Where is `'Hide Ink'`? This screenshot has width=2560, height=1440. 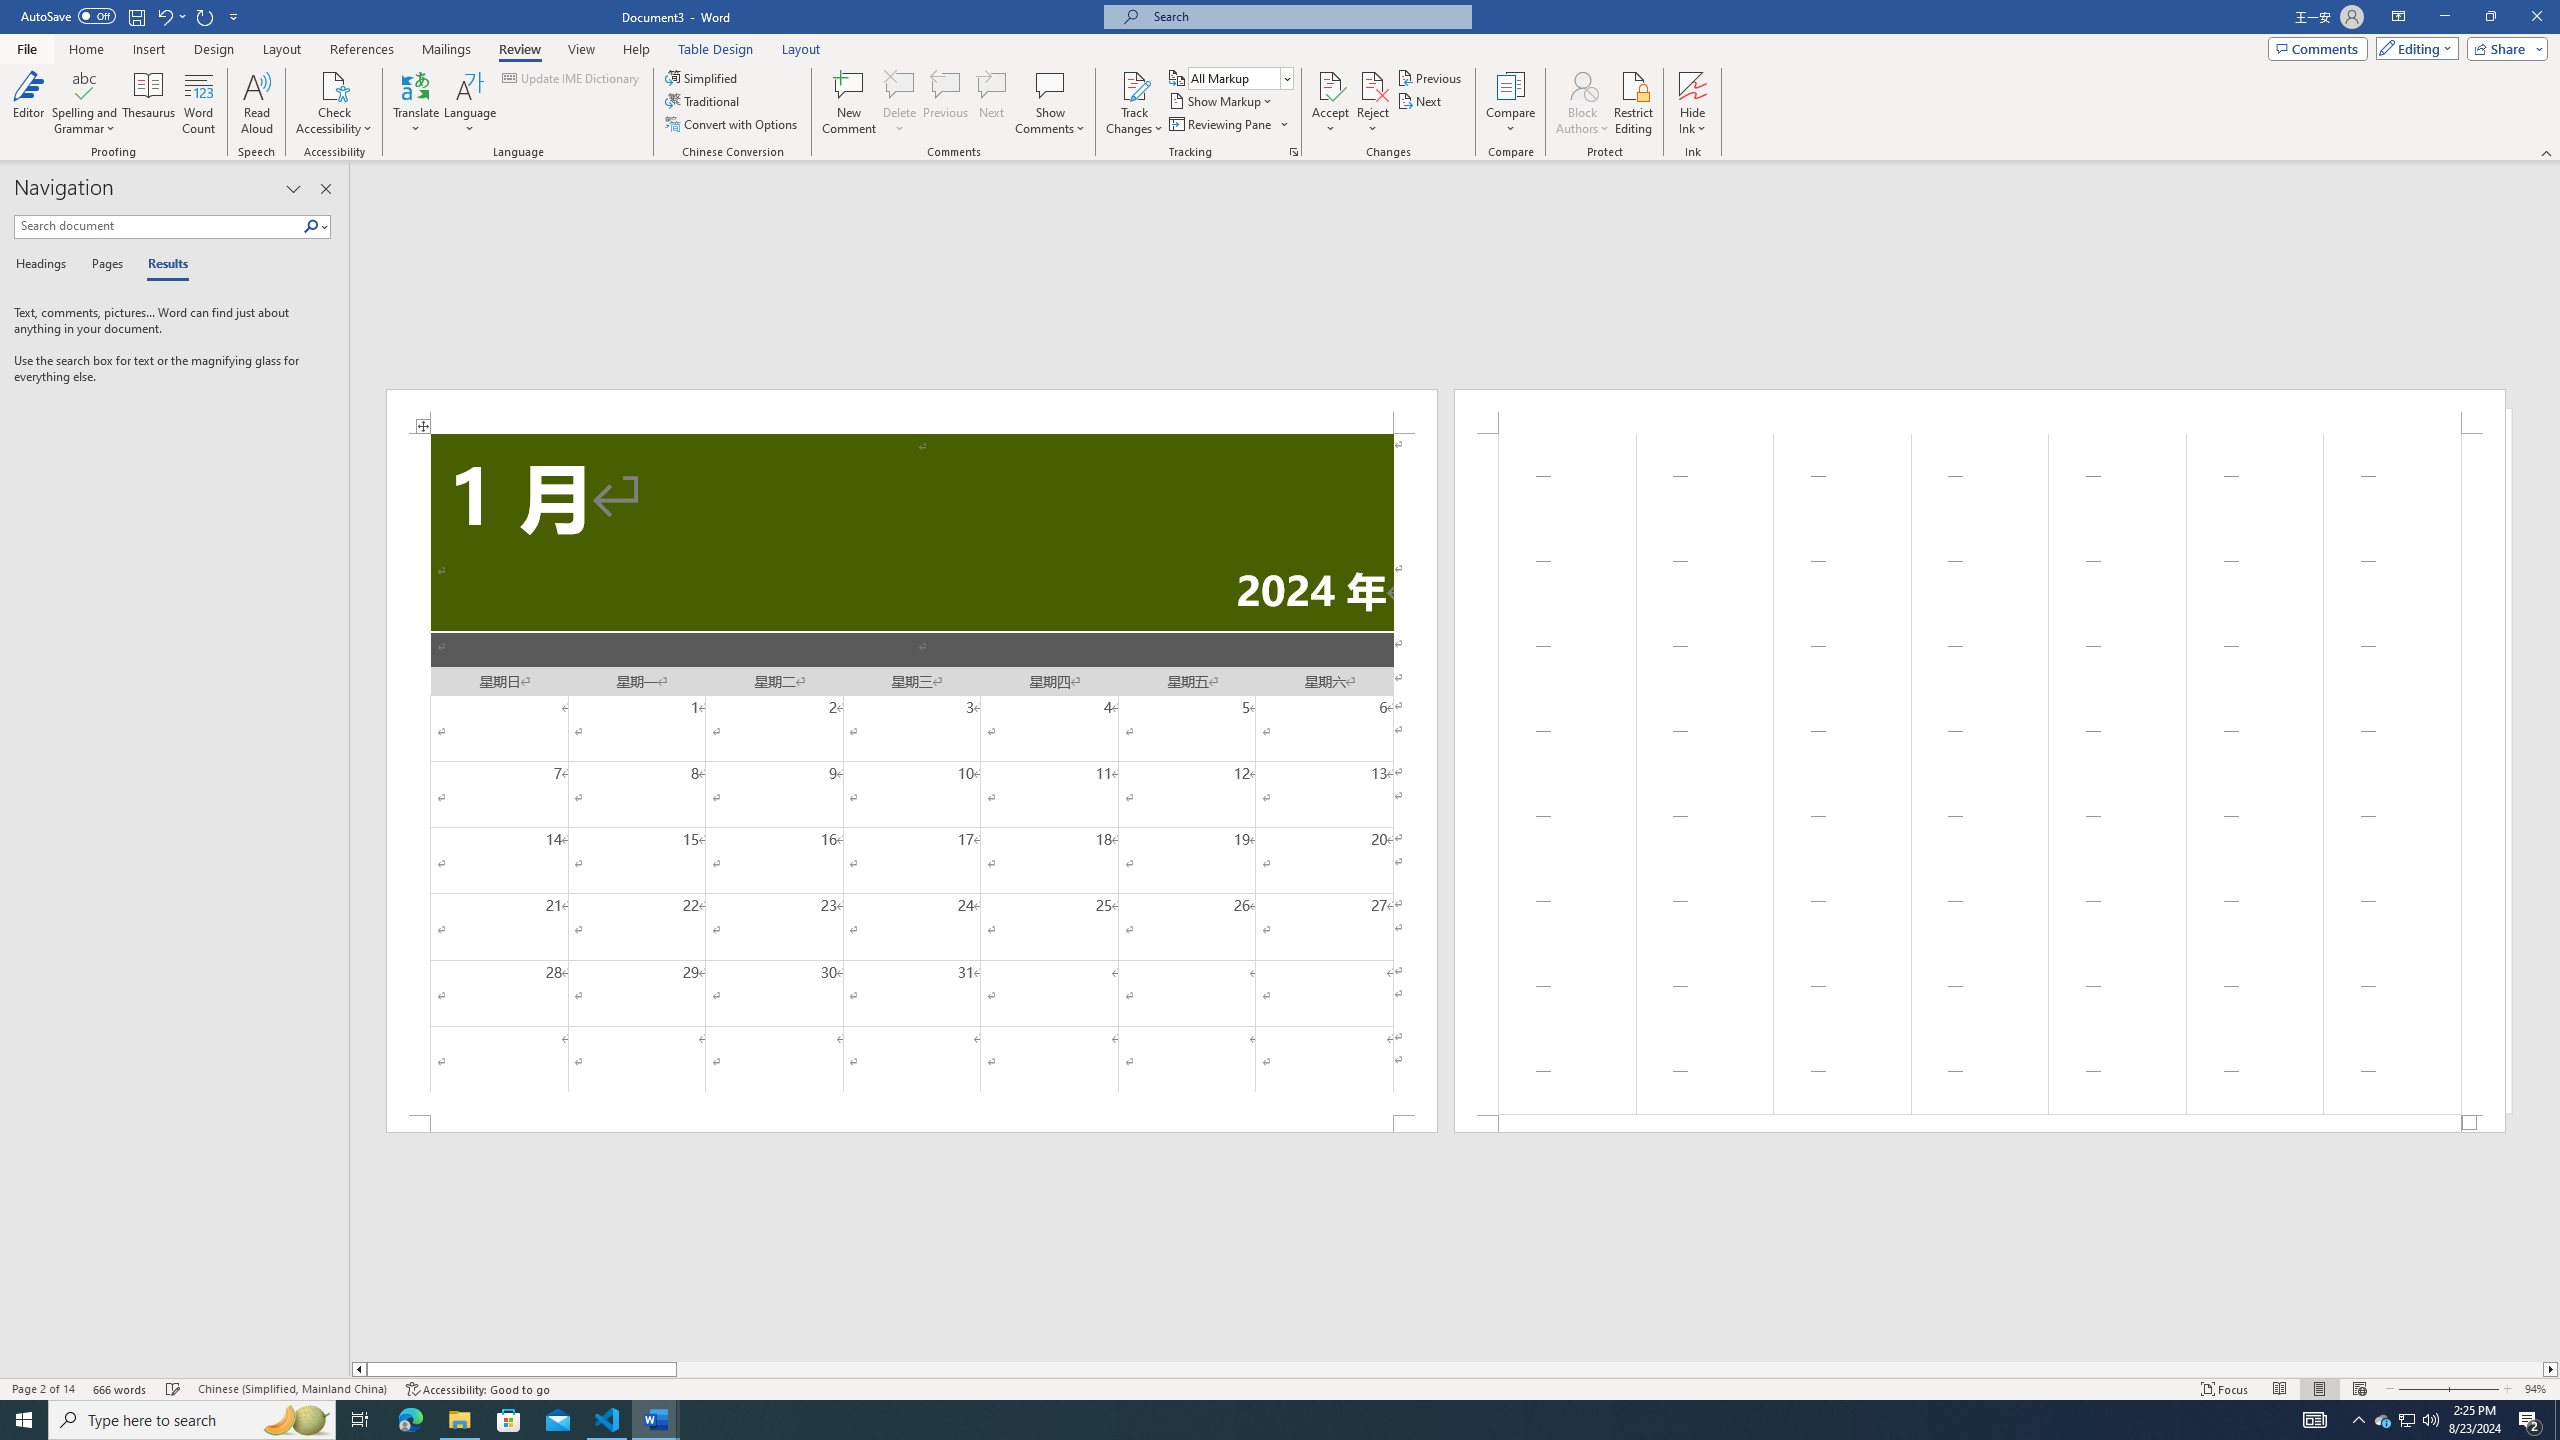 'Hide Ink' is located at coordinates (1692, 103).